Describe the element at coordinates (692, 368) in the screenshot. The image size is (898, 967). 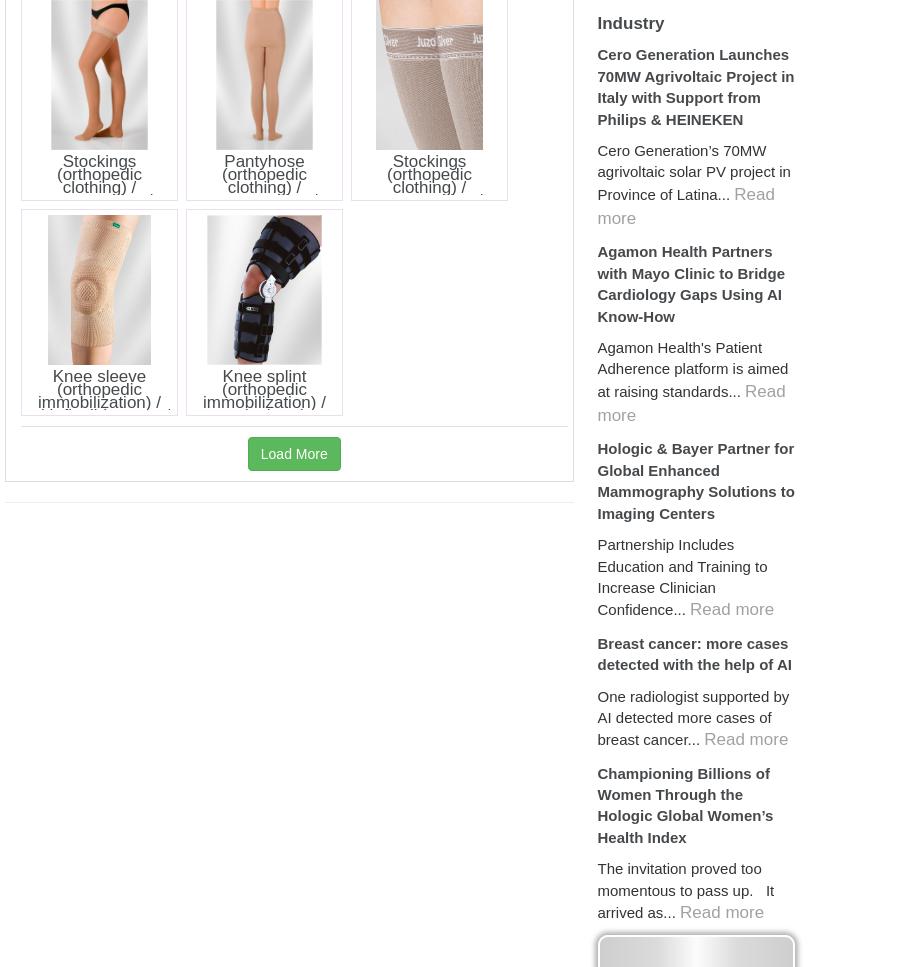
I see `'Agamon Health's Patient Adherence platform is aimed at raising standards...'` at that location.